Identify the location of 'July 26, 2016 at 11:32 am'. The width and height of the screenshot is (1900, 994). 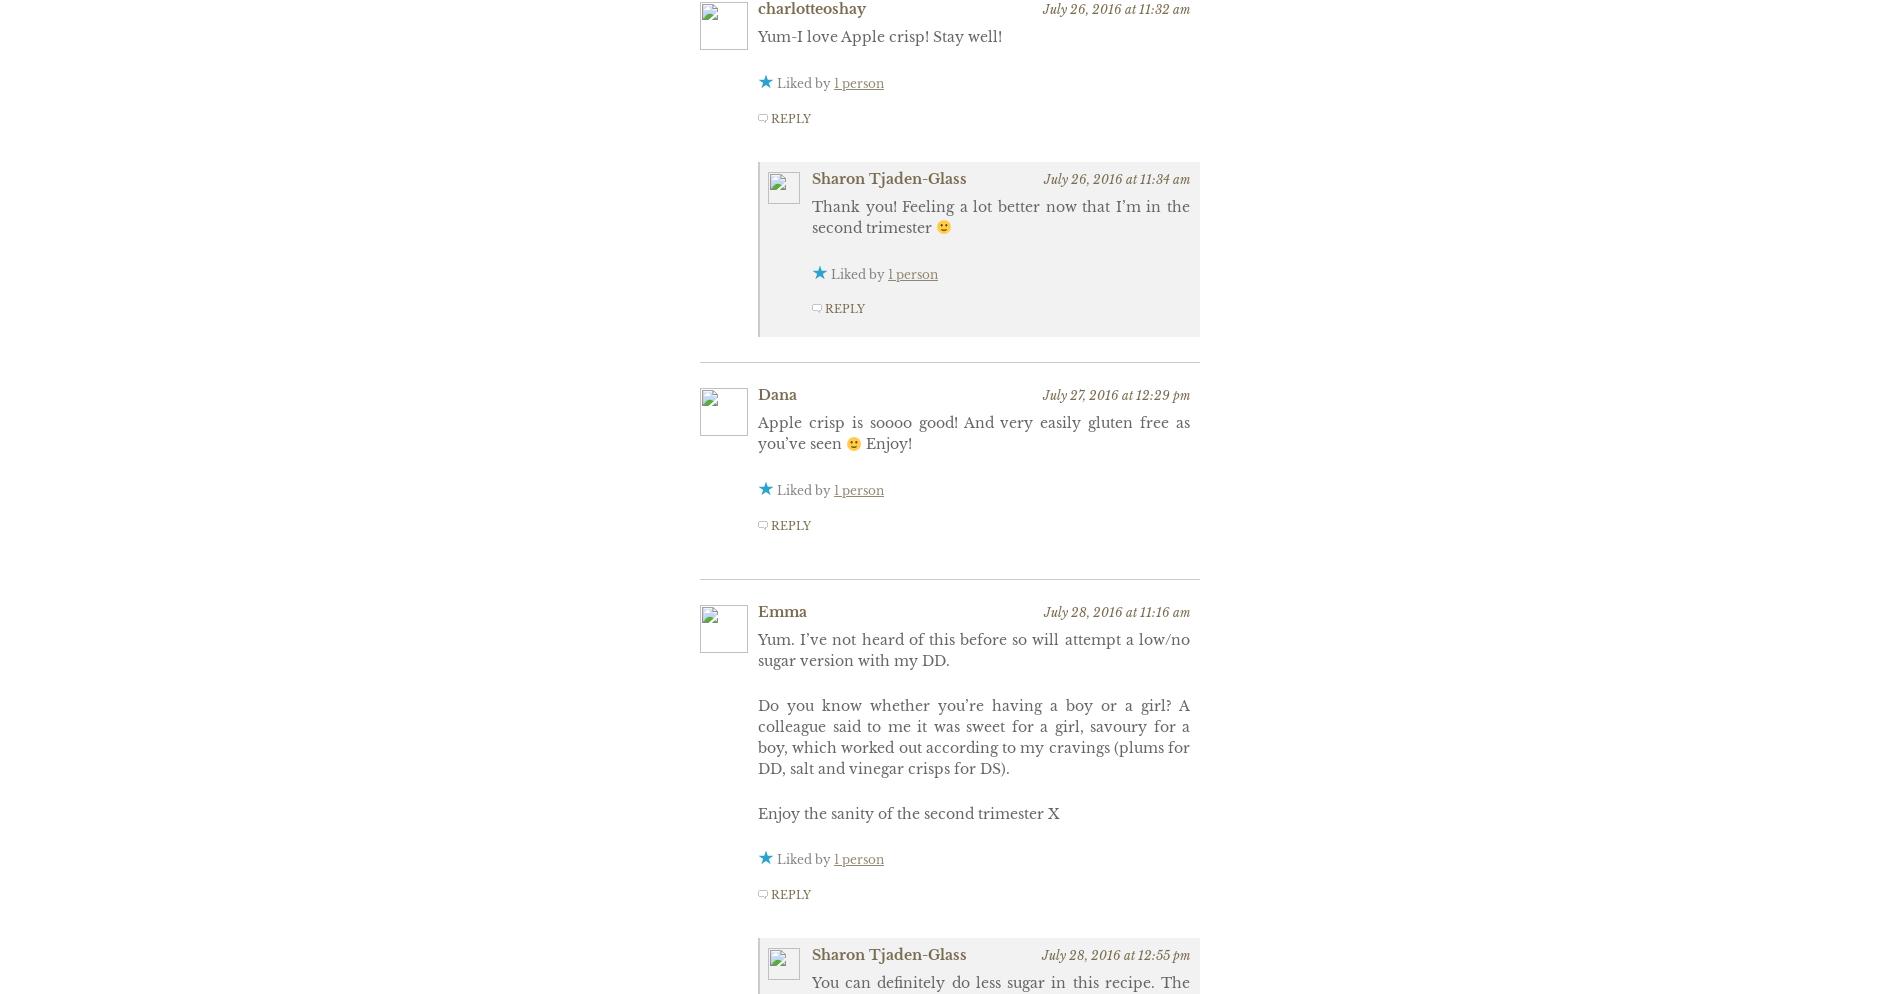
(1042, 9).